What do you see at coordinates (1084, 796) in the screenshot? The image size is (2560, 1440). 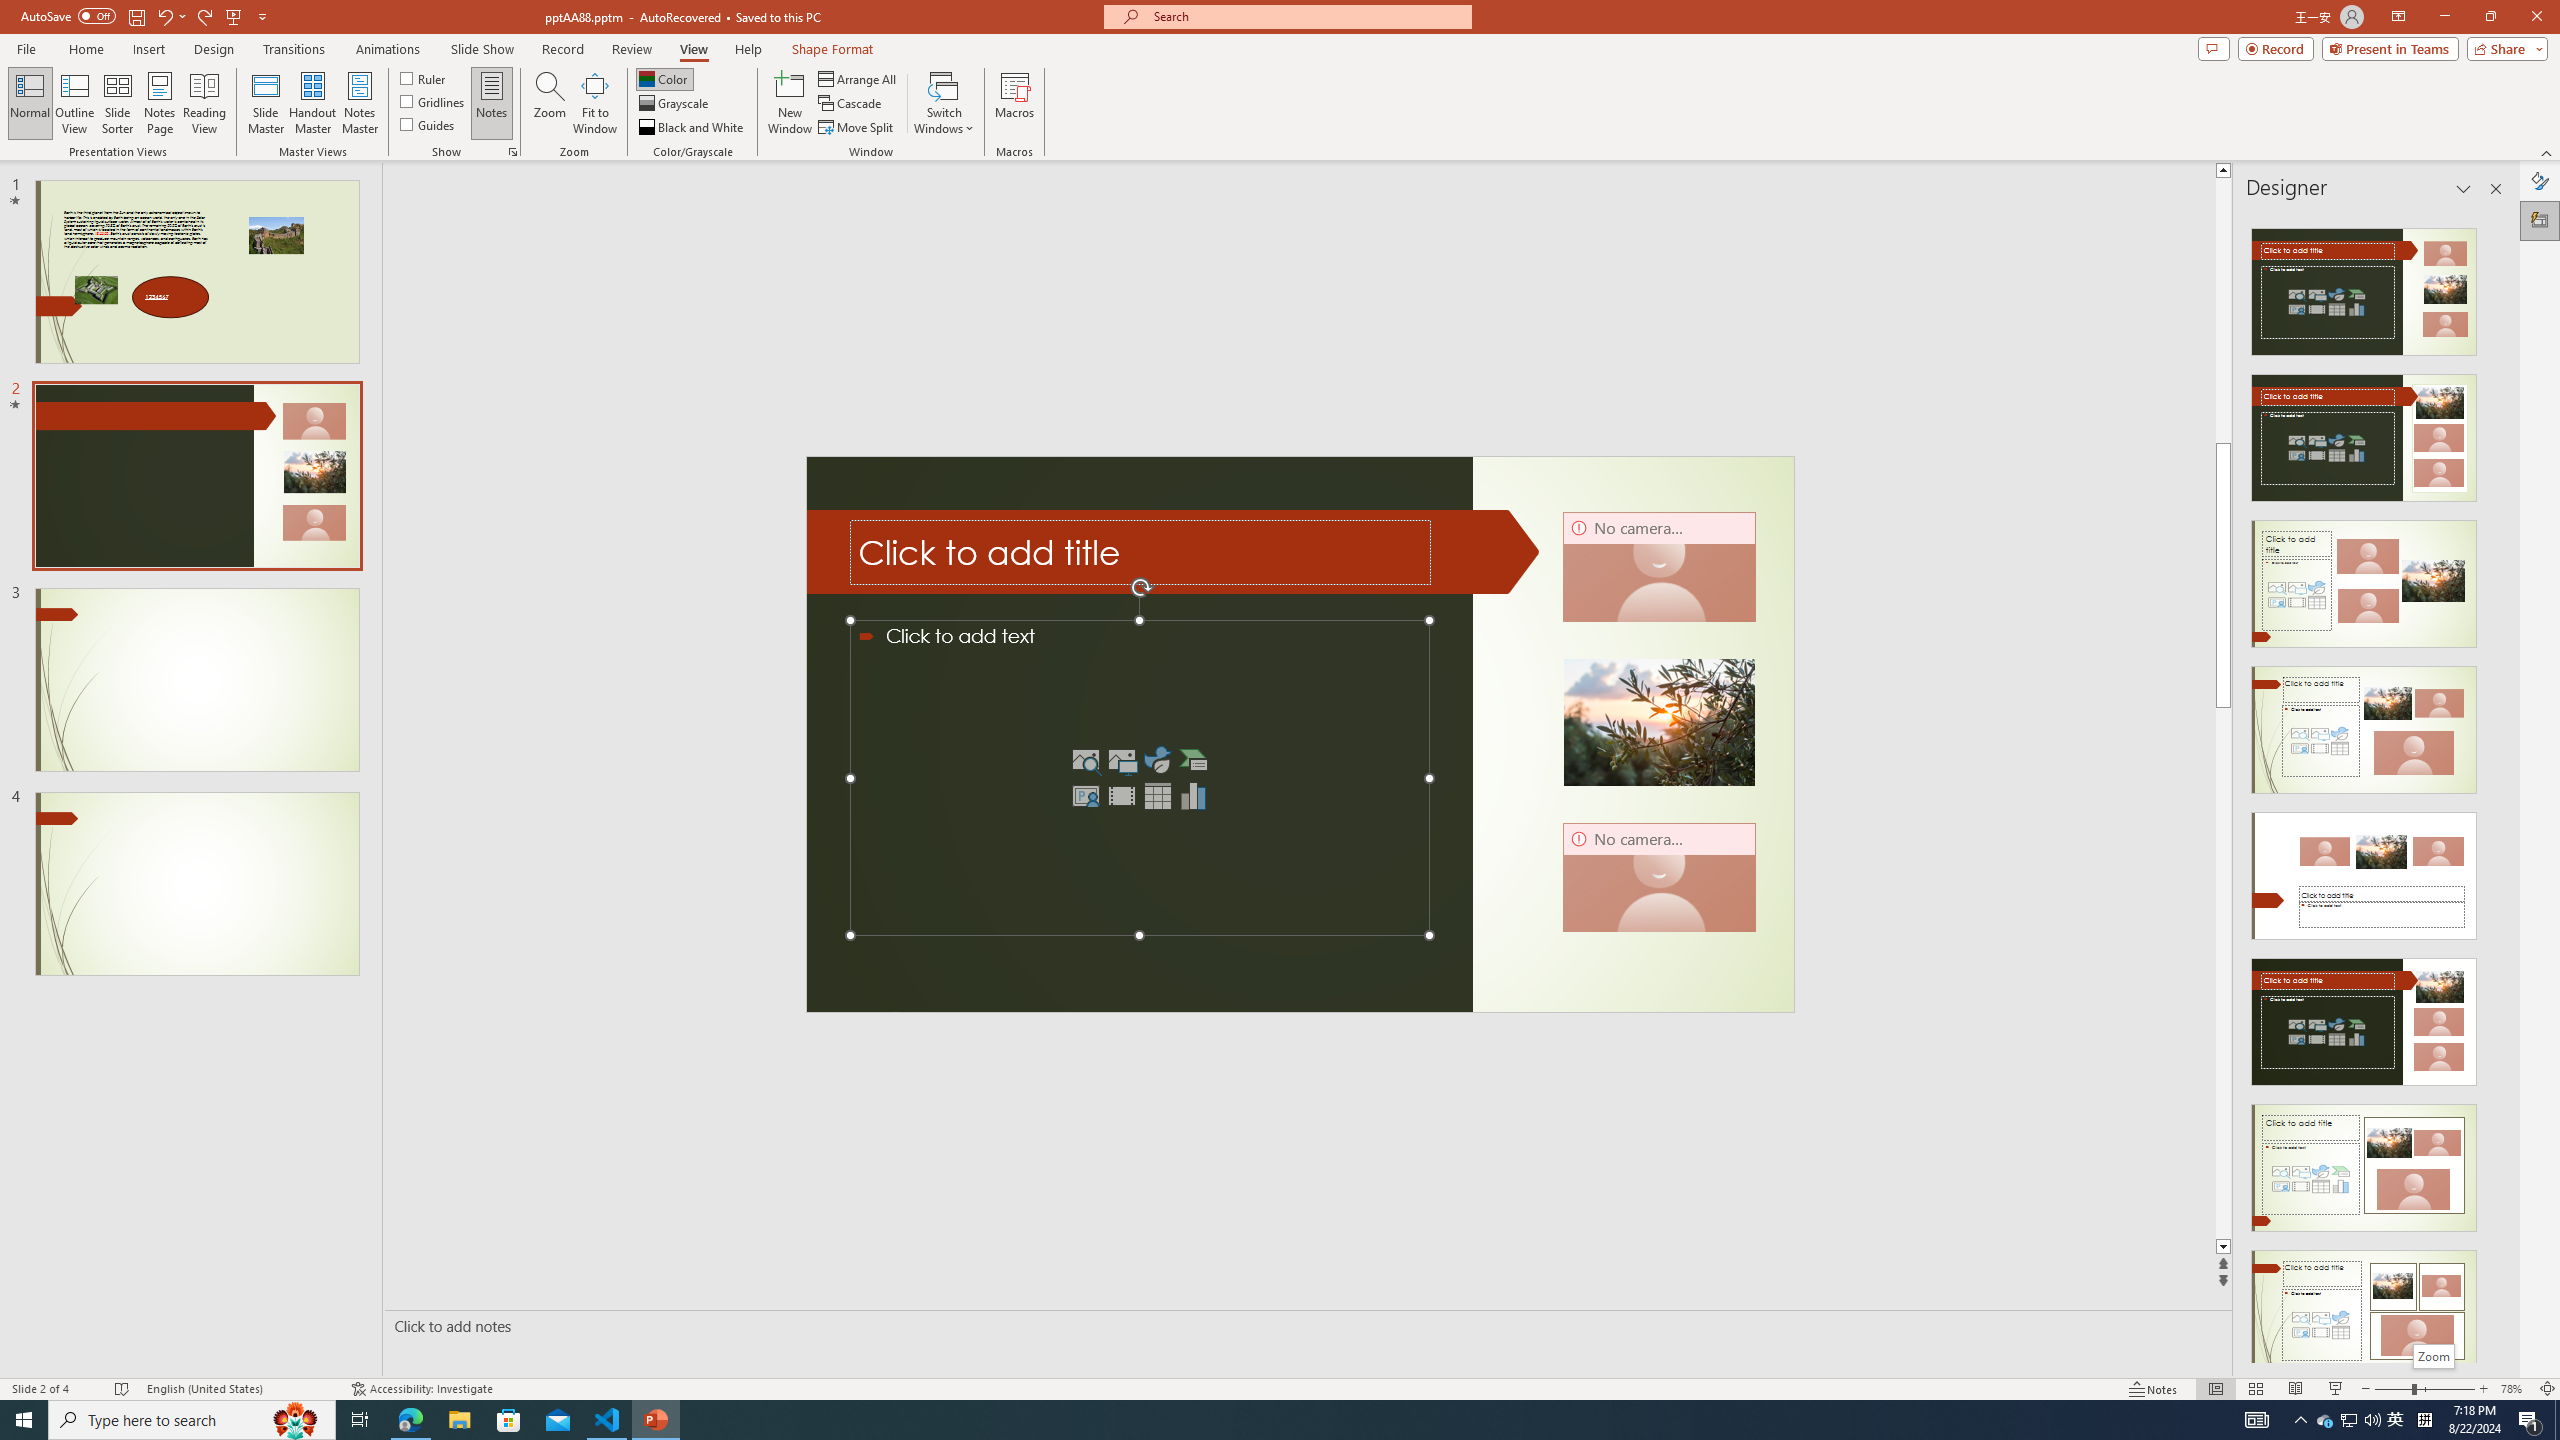 I see `'Insert Cameo'` at bounding box center [1084, 796].